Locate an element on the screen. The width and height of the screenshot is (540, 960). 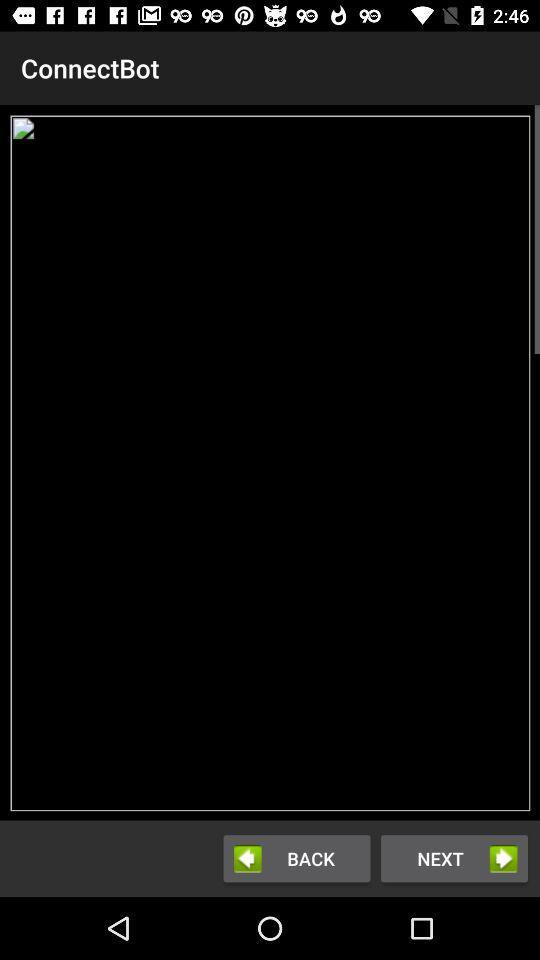
next button is located at coordinates (454, 857).